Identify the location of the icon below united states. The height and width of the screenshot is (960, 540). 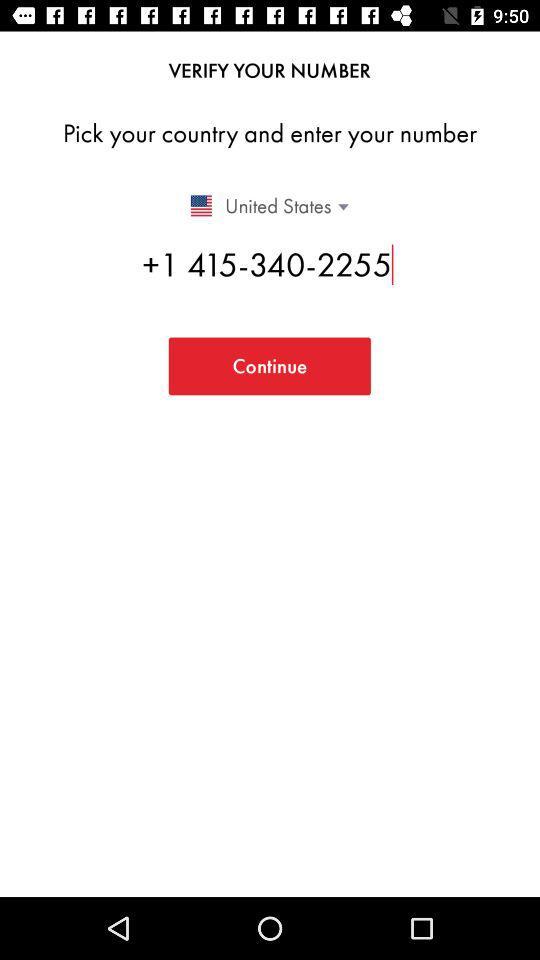
(270, 263).